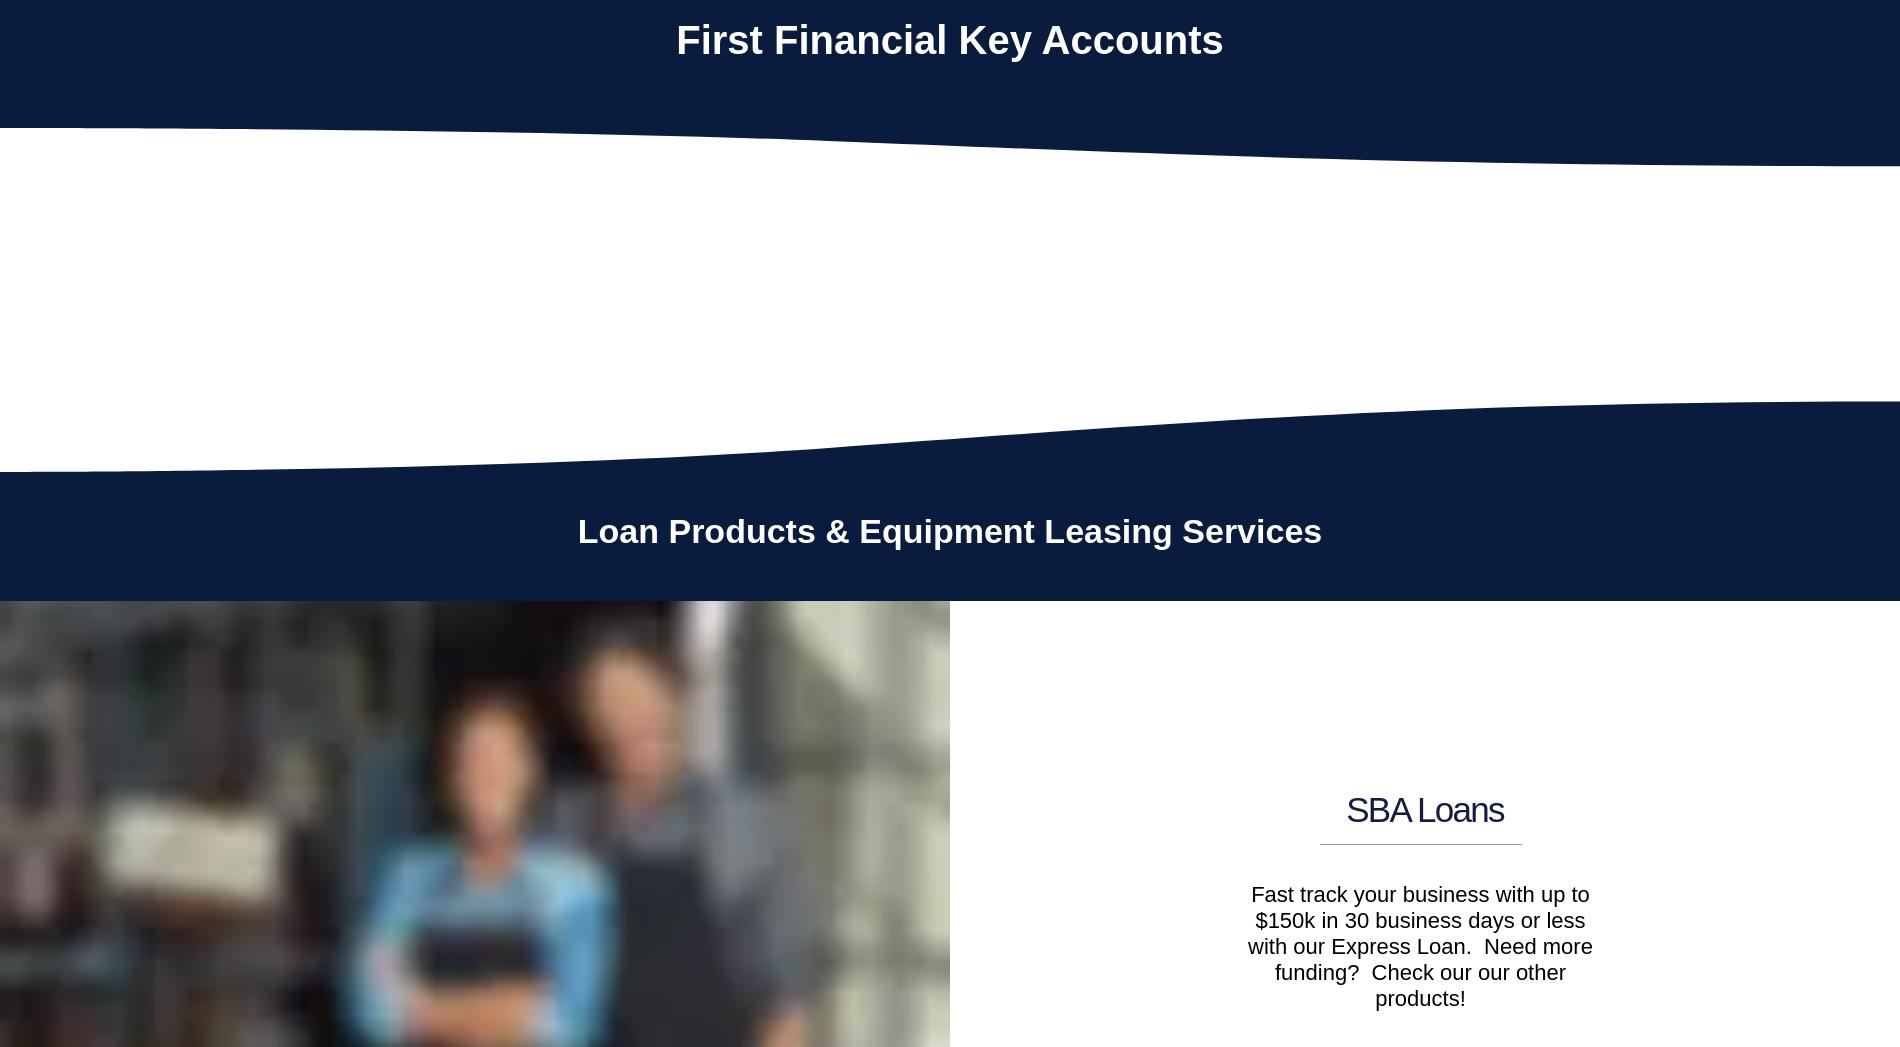 Image resolution: width=1900 pixels, height=1047 pixels. Describe the element at coordinates (676, 38) in the screenshot. I see `'First Financial Key Accounts'` at that location.